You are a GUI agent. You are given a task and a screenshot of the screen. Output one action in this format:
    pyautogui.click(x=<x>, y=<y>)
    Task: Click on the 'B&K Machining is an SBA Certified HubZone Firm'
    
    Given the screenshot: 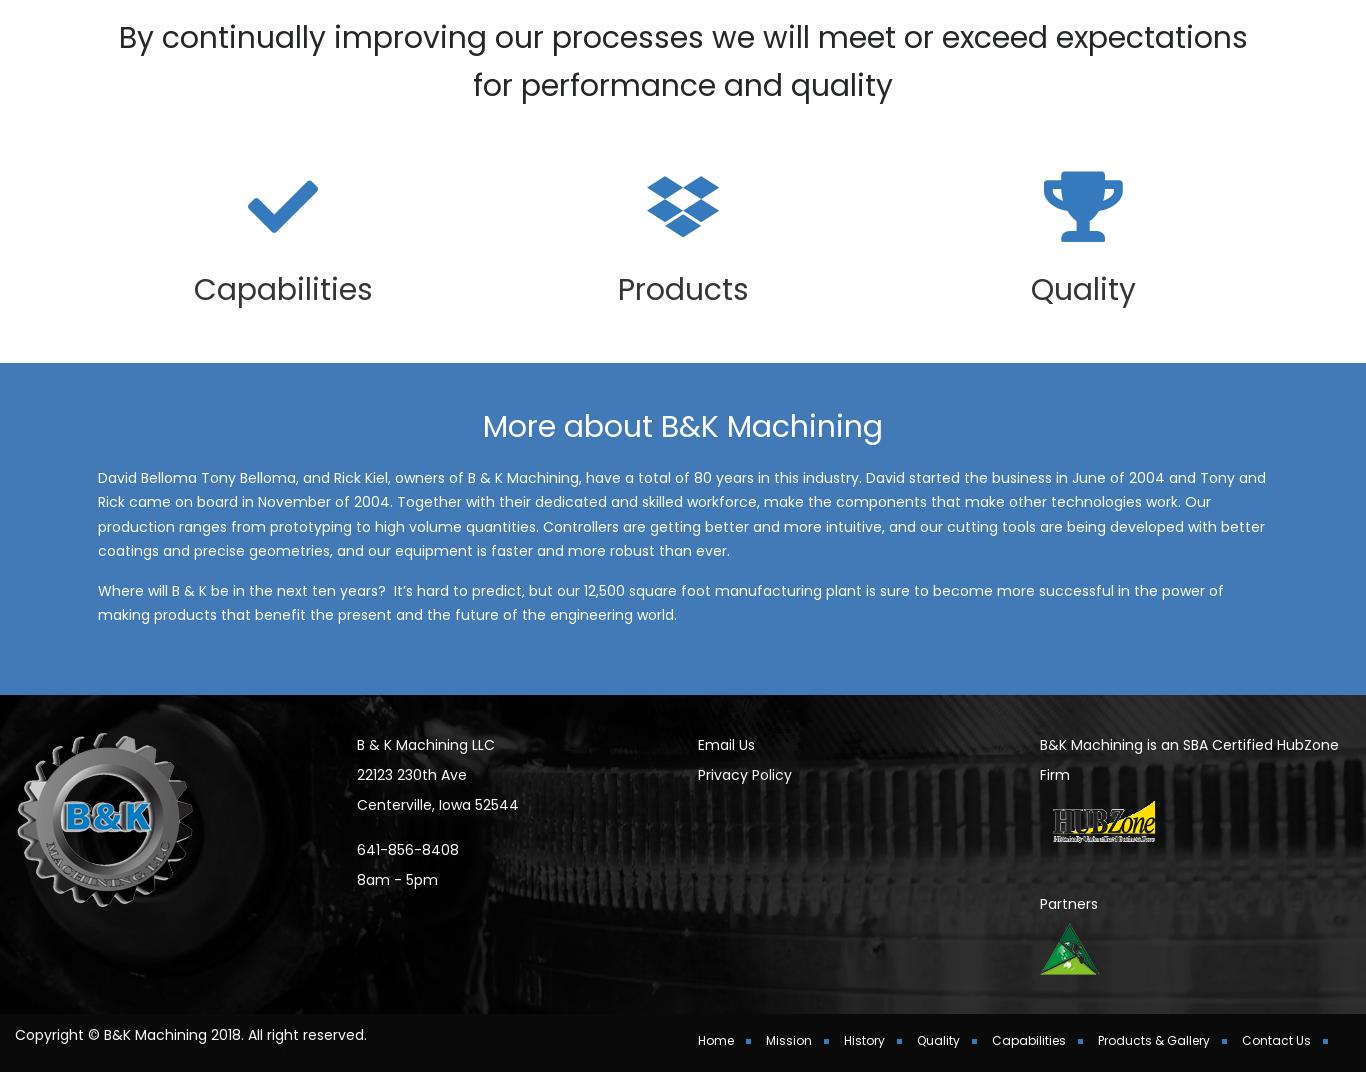 What is the action you would take?
    pyautogui.click(x=1037, y=786)
    